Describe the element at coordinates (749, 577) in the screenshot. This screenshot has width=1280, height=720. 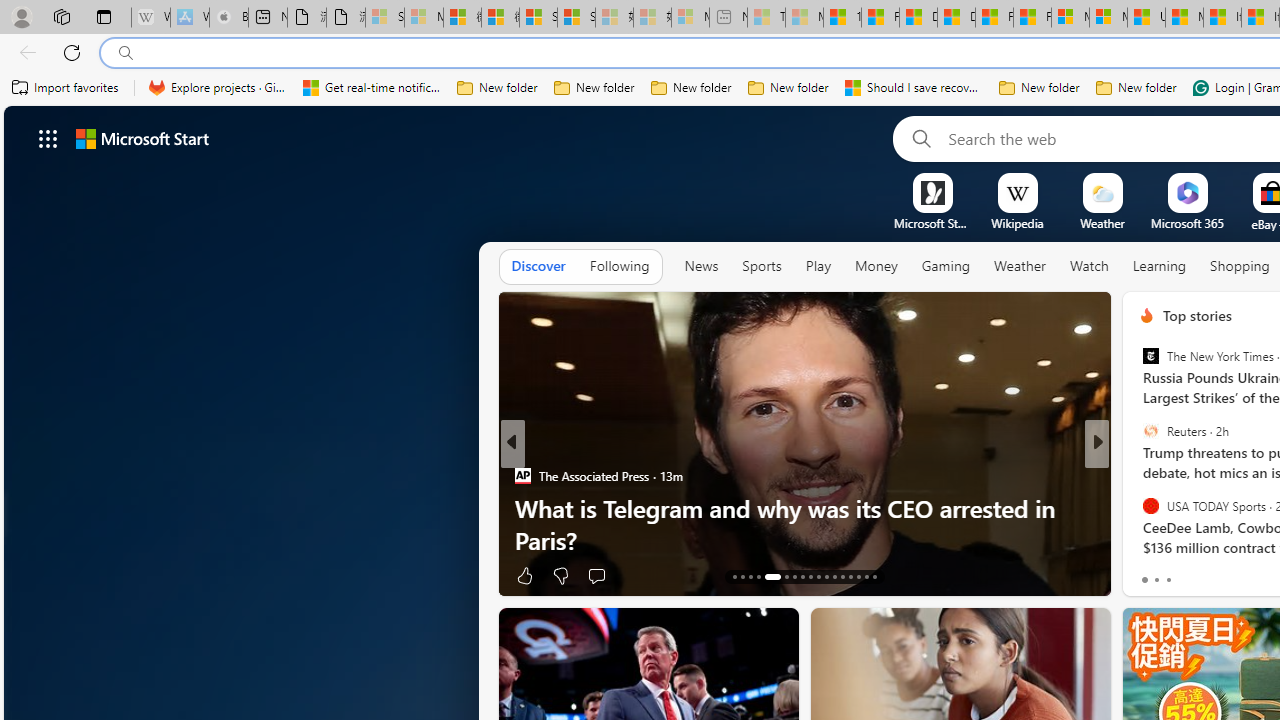
I see `'AutomationID: tab-15'` at that location.